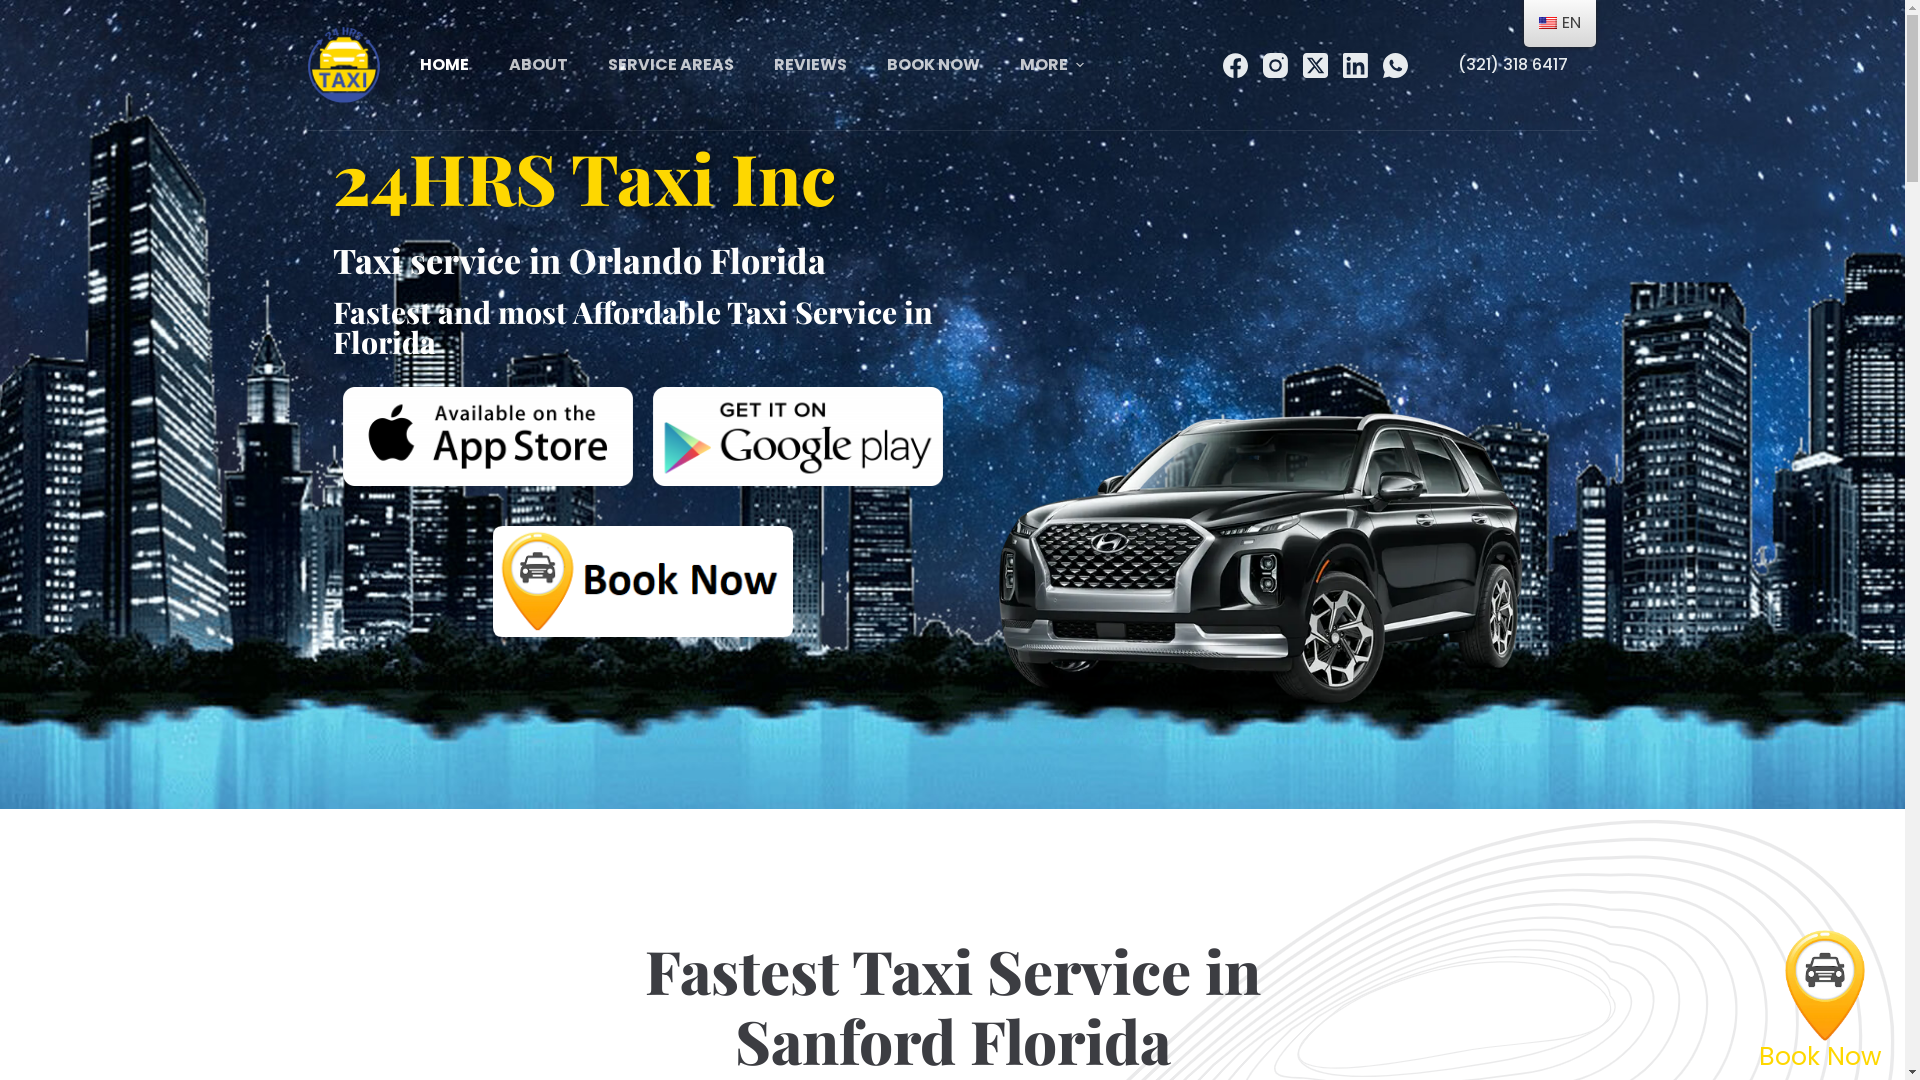 This screenshot has height=1080, width=1920. I want to click on '(321) 318 6417', so click(1512, 64).